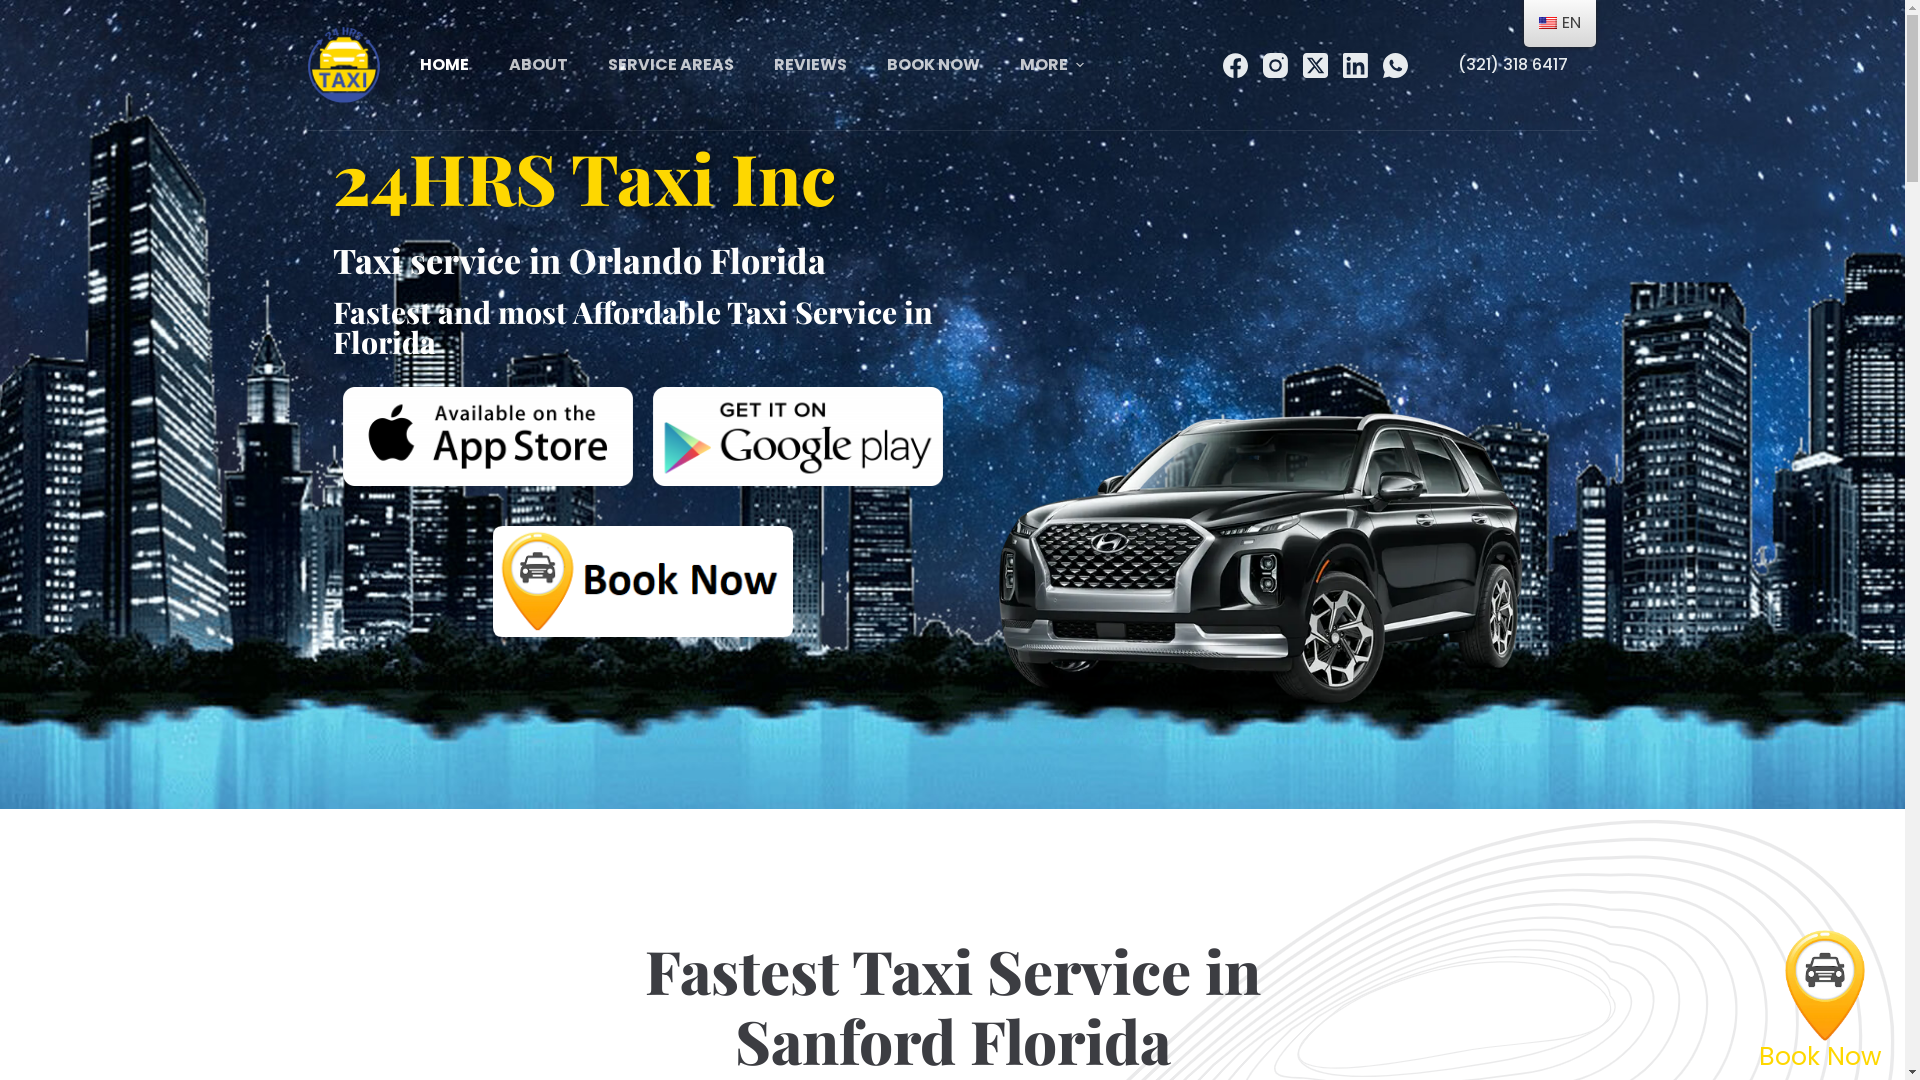 This screenshot has height=1080, width=1920. I want to click on '(321) 318 6417', so click(1512, 64).